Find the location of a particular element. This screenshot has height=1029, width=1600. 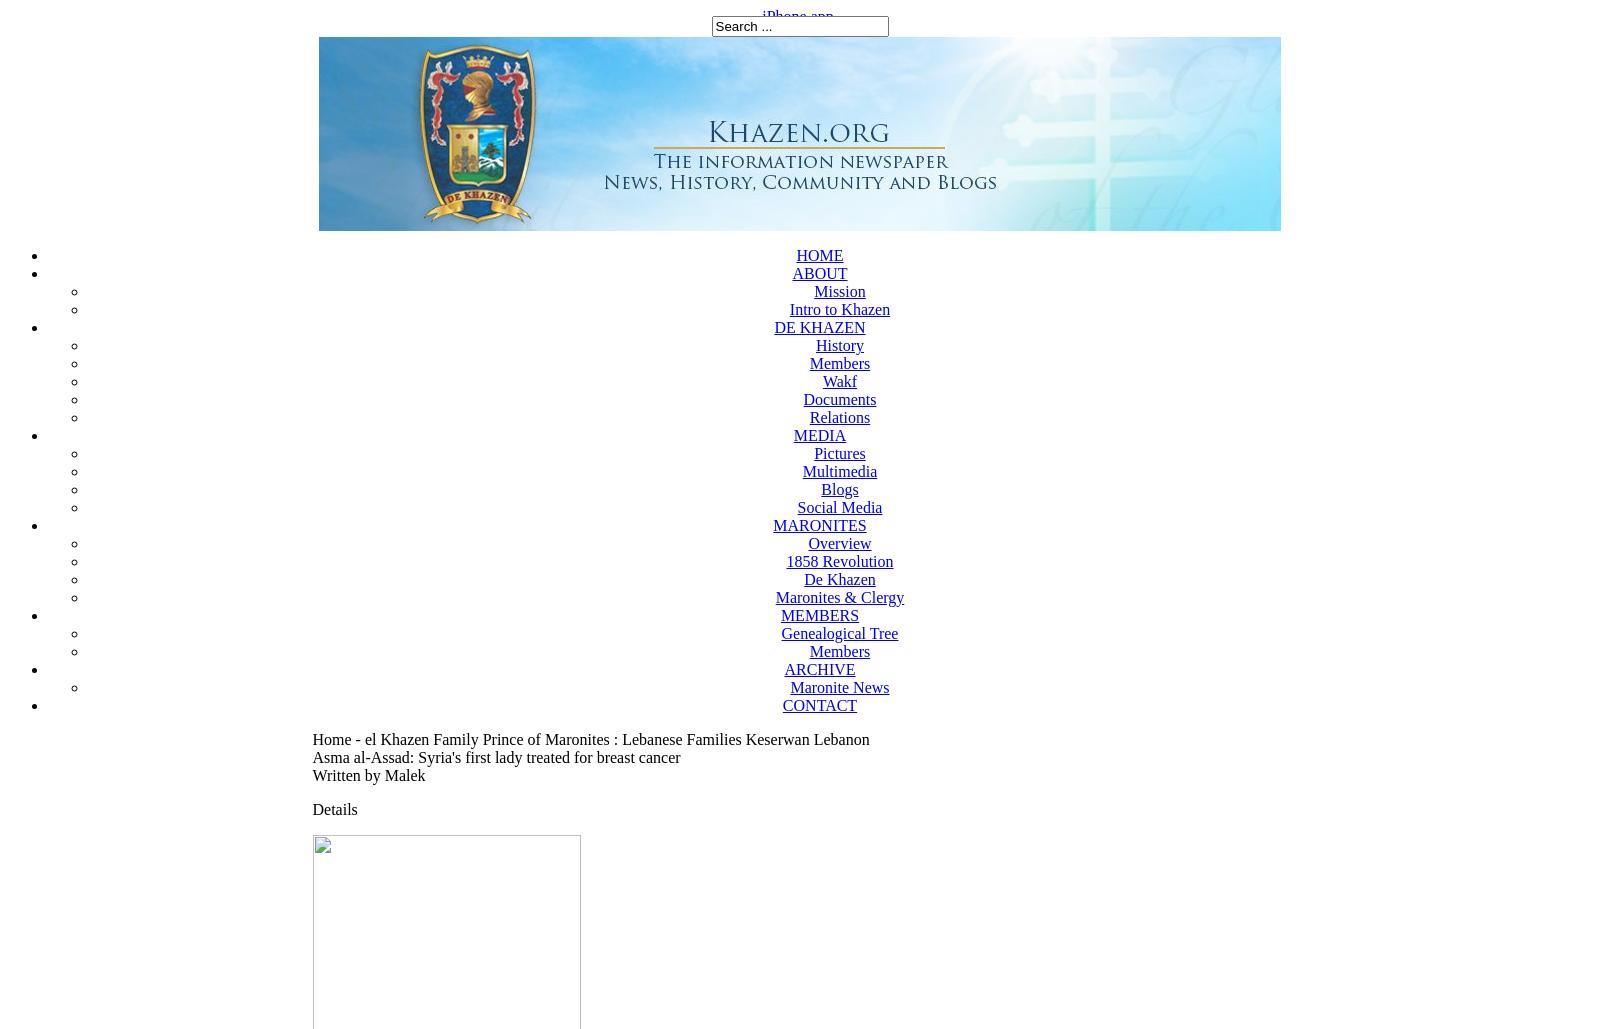

'Asma al-Assad: Syria's first lady treated for breast cancer' is located at coordinates (312, 757).